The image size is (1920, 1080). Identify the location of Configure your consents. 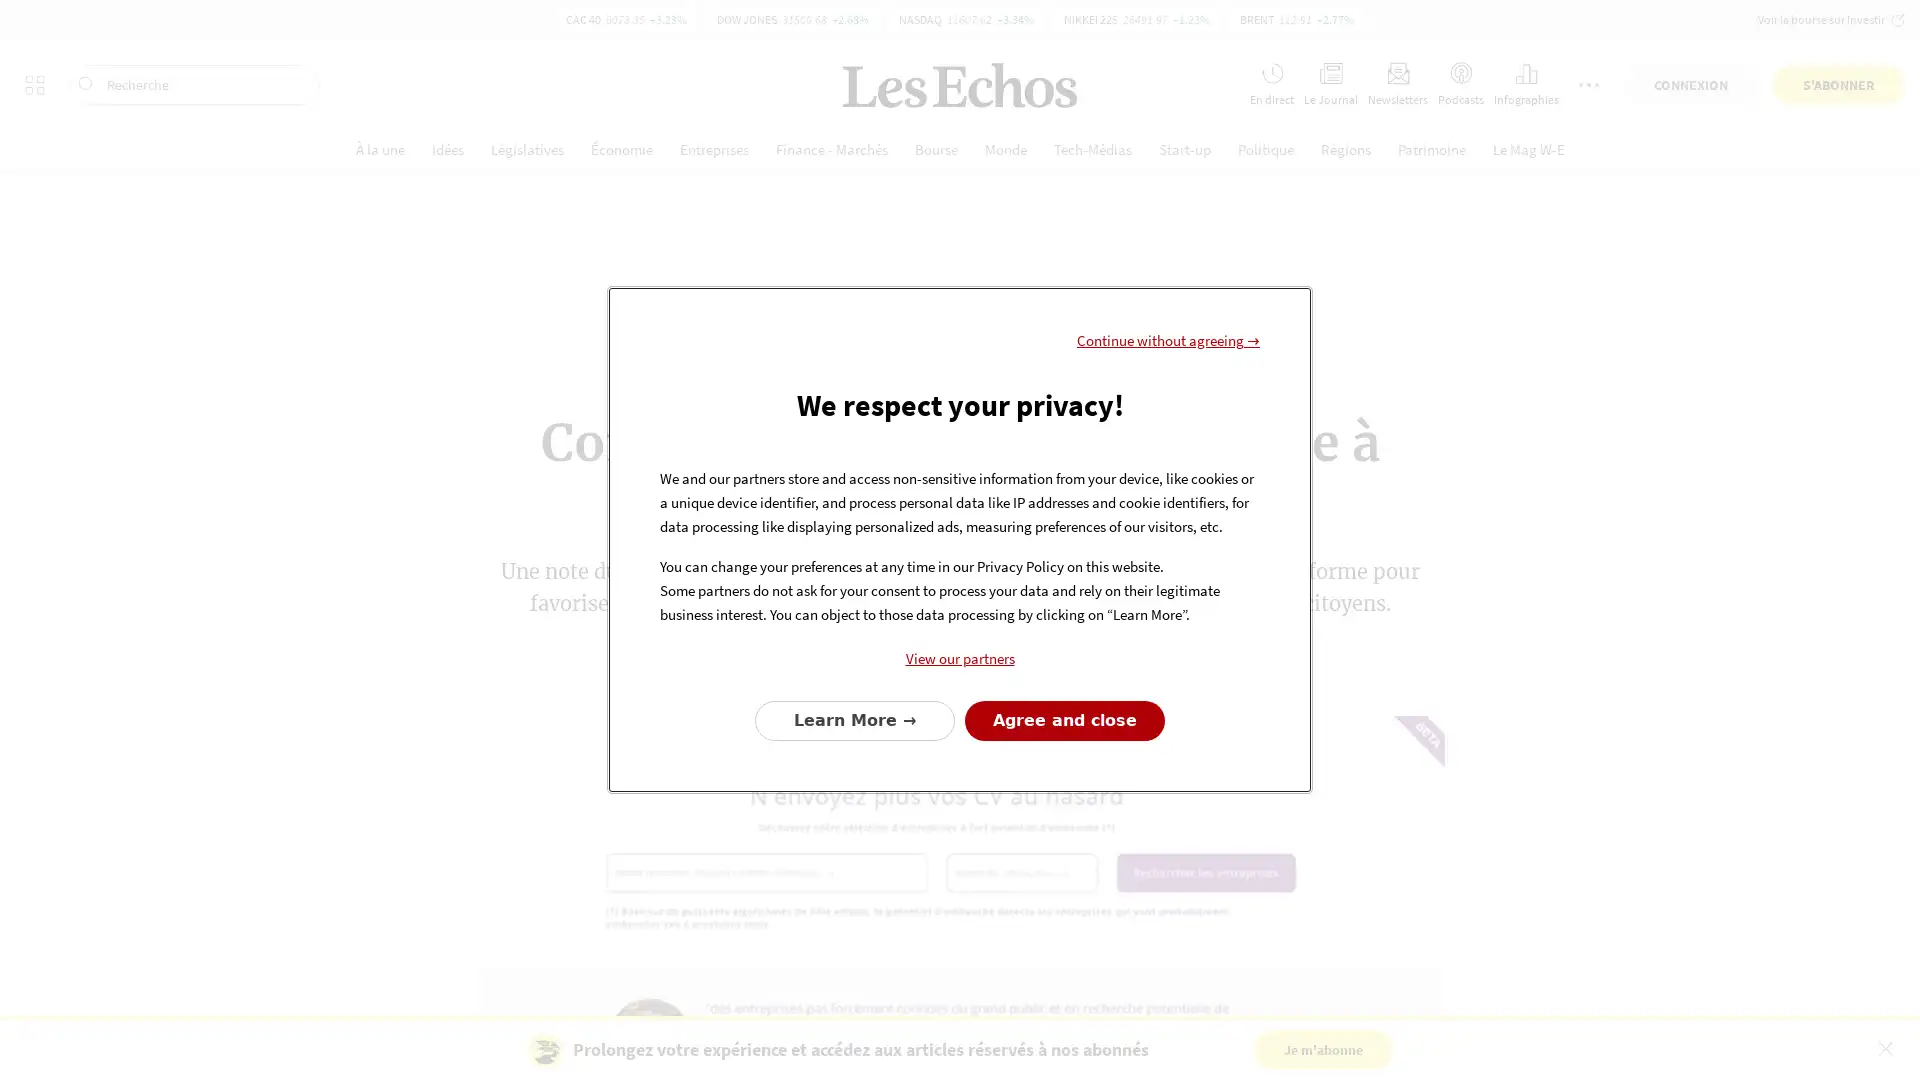
(854, 720).